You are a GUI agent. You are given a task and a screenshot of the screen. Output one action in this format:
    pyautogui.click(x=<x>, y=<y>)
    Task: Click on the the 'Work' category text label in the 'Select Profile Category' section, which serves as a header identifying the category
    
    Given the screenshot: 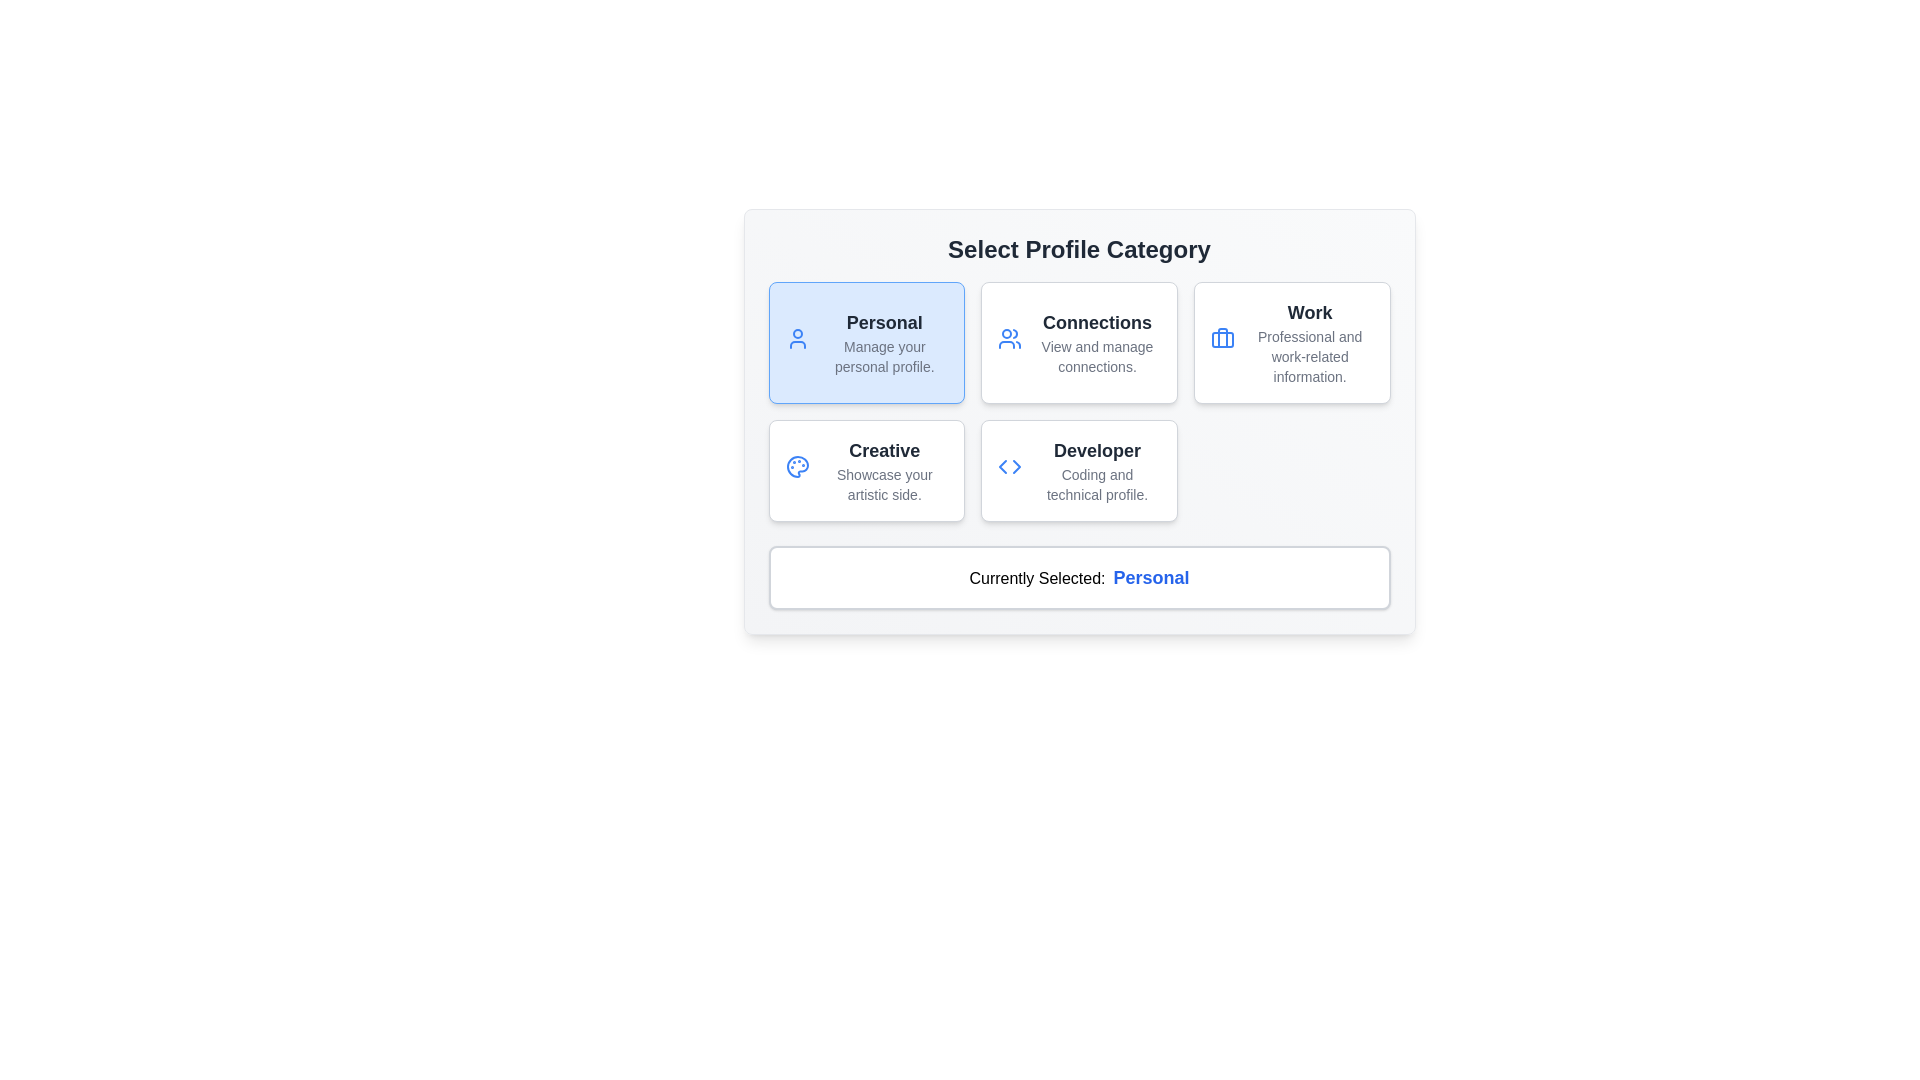 What is the action you would take?
    pyautogui.click(x=1310, y=312)
    